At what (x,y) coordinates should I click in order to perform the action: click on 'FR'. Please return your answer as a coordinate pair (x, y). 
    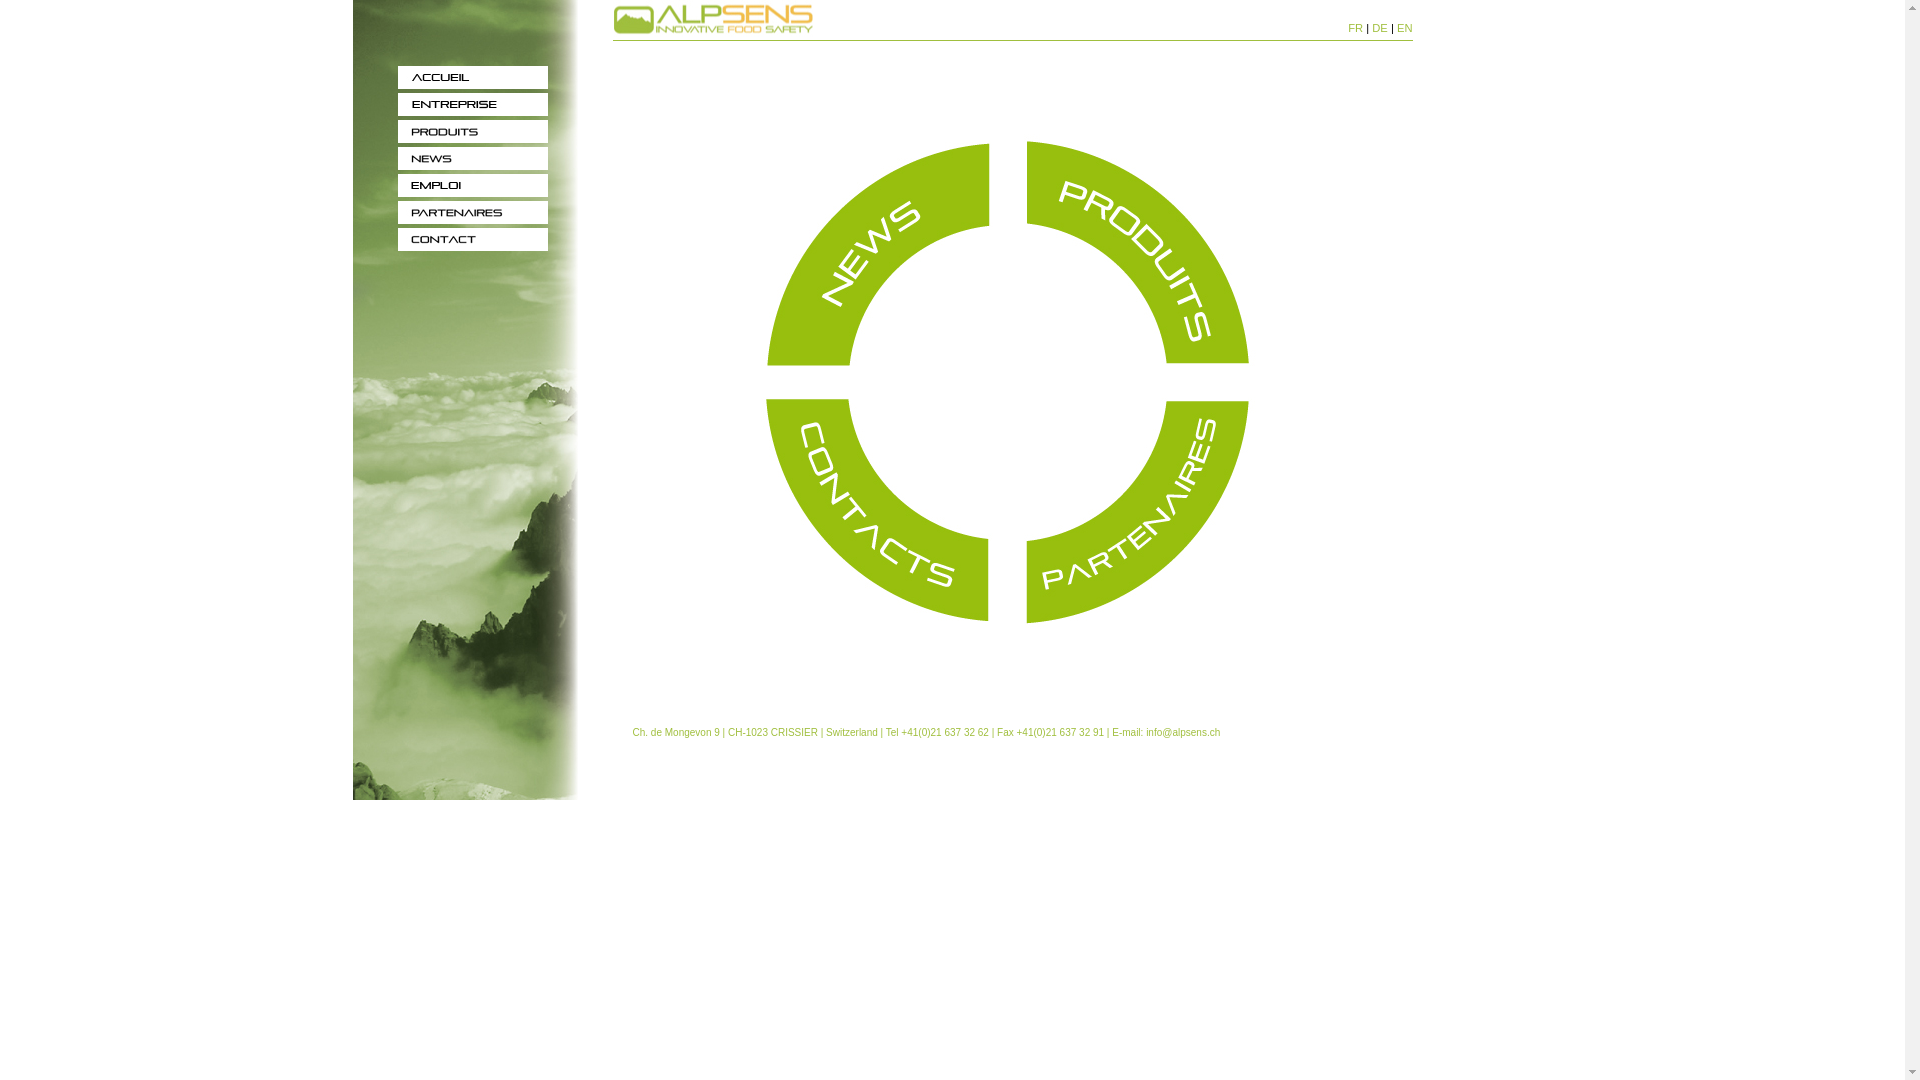
    Looking at the image, I should click on (1355, 27).